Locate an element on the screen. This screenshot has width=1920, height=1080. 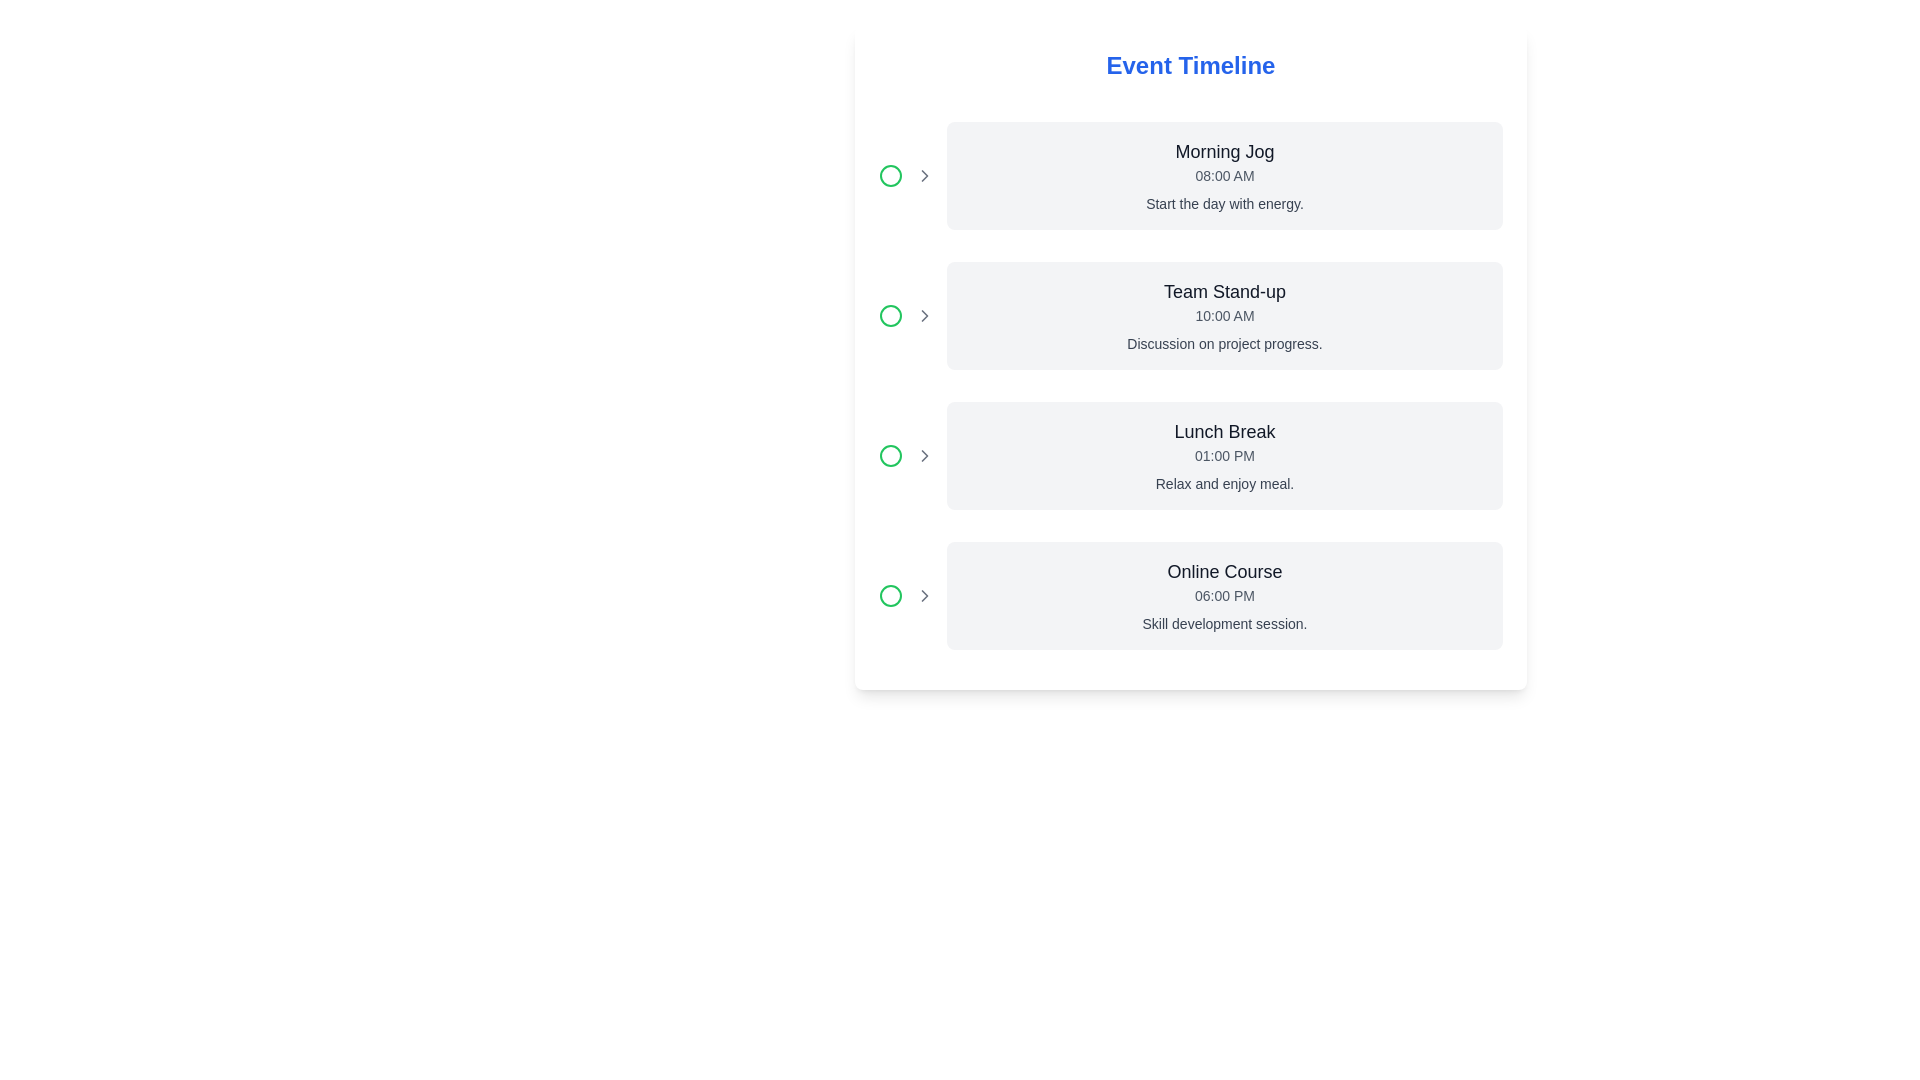
the static text that provides a brief description for the associated event 'Online Course', located below the '06:00 PM' text in the bottom right section of the timeline interface is located at coordinates (1223, 623).